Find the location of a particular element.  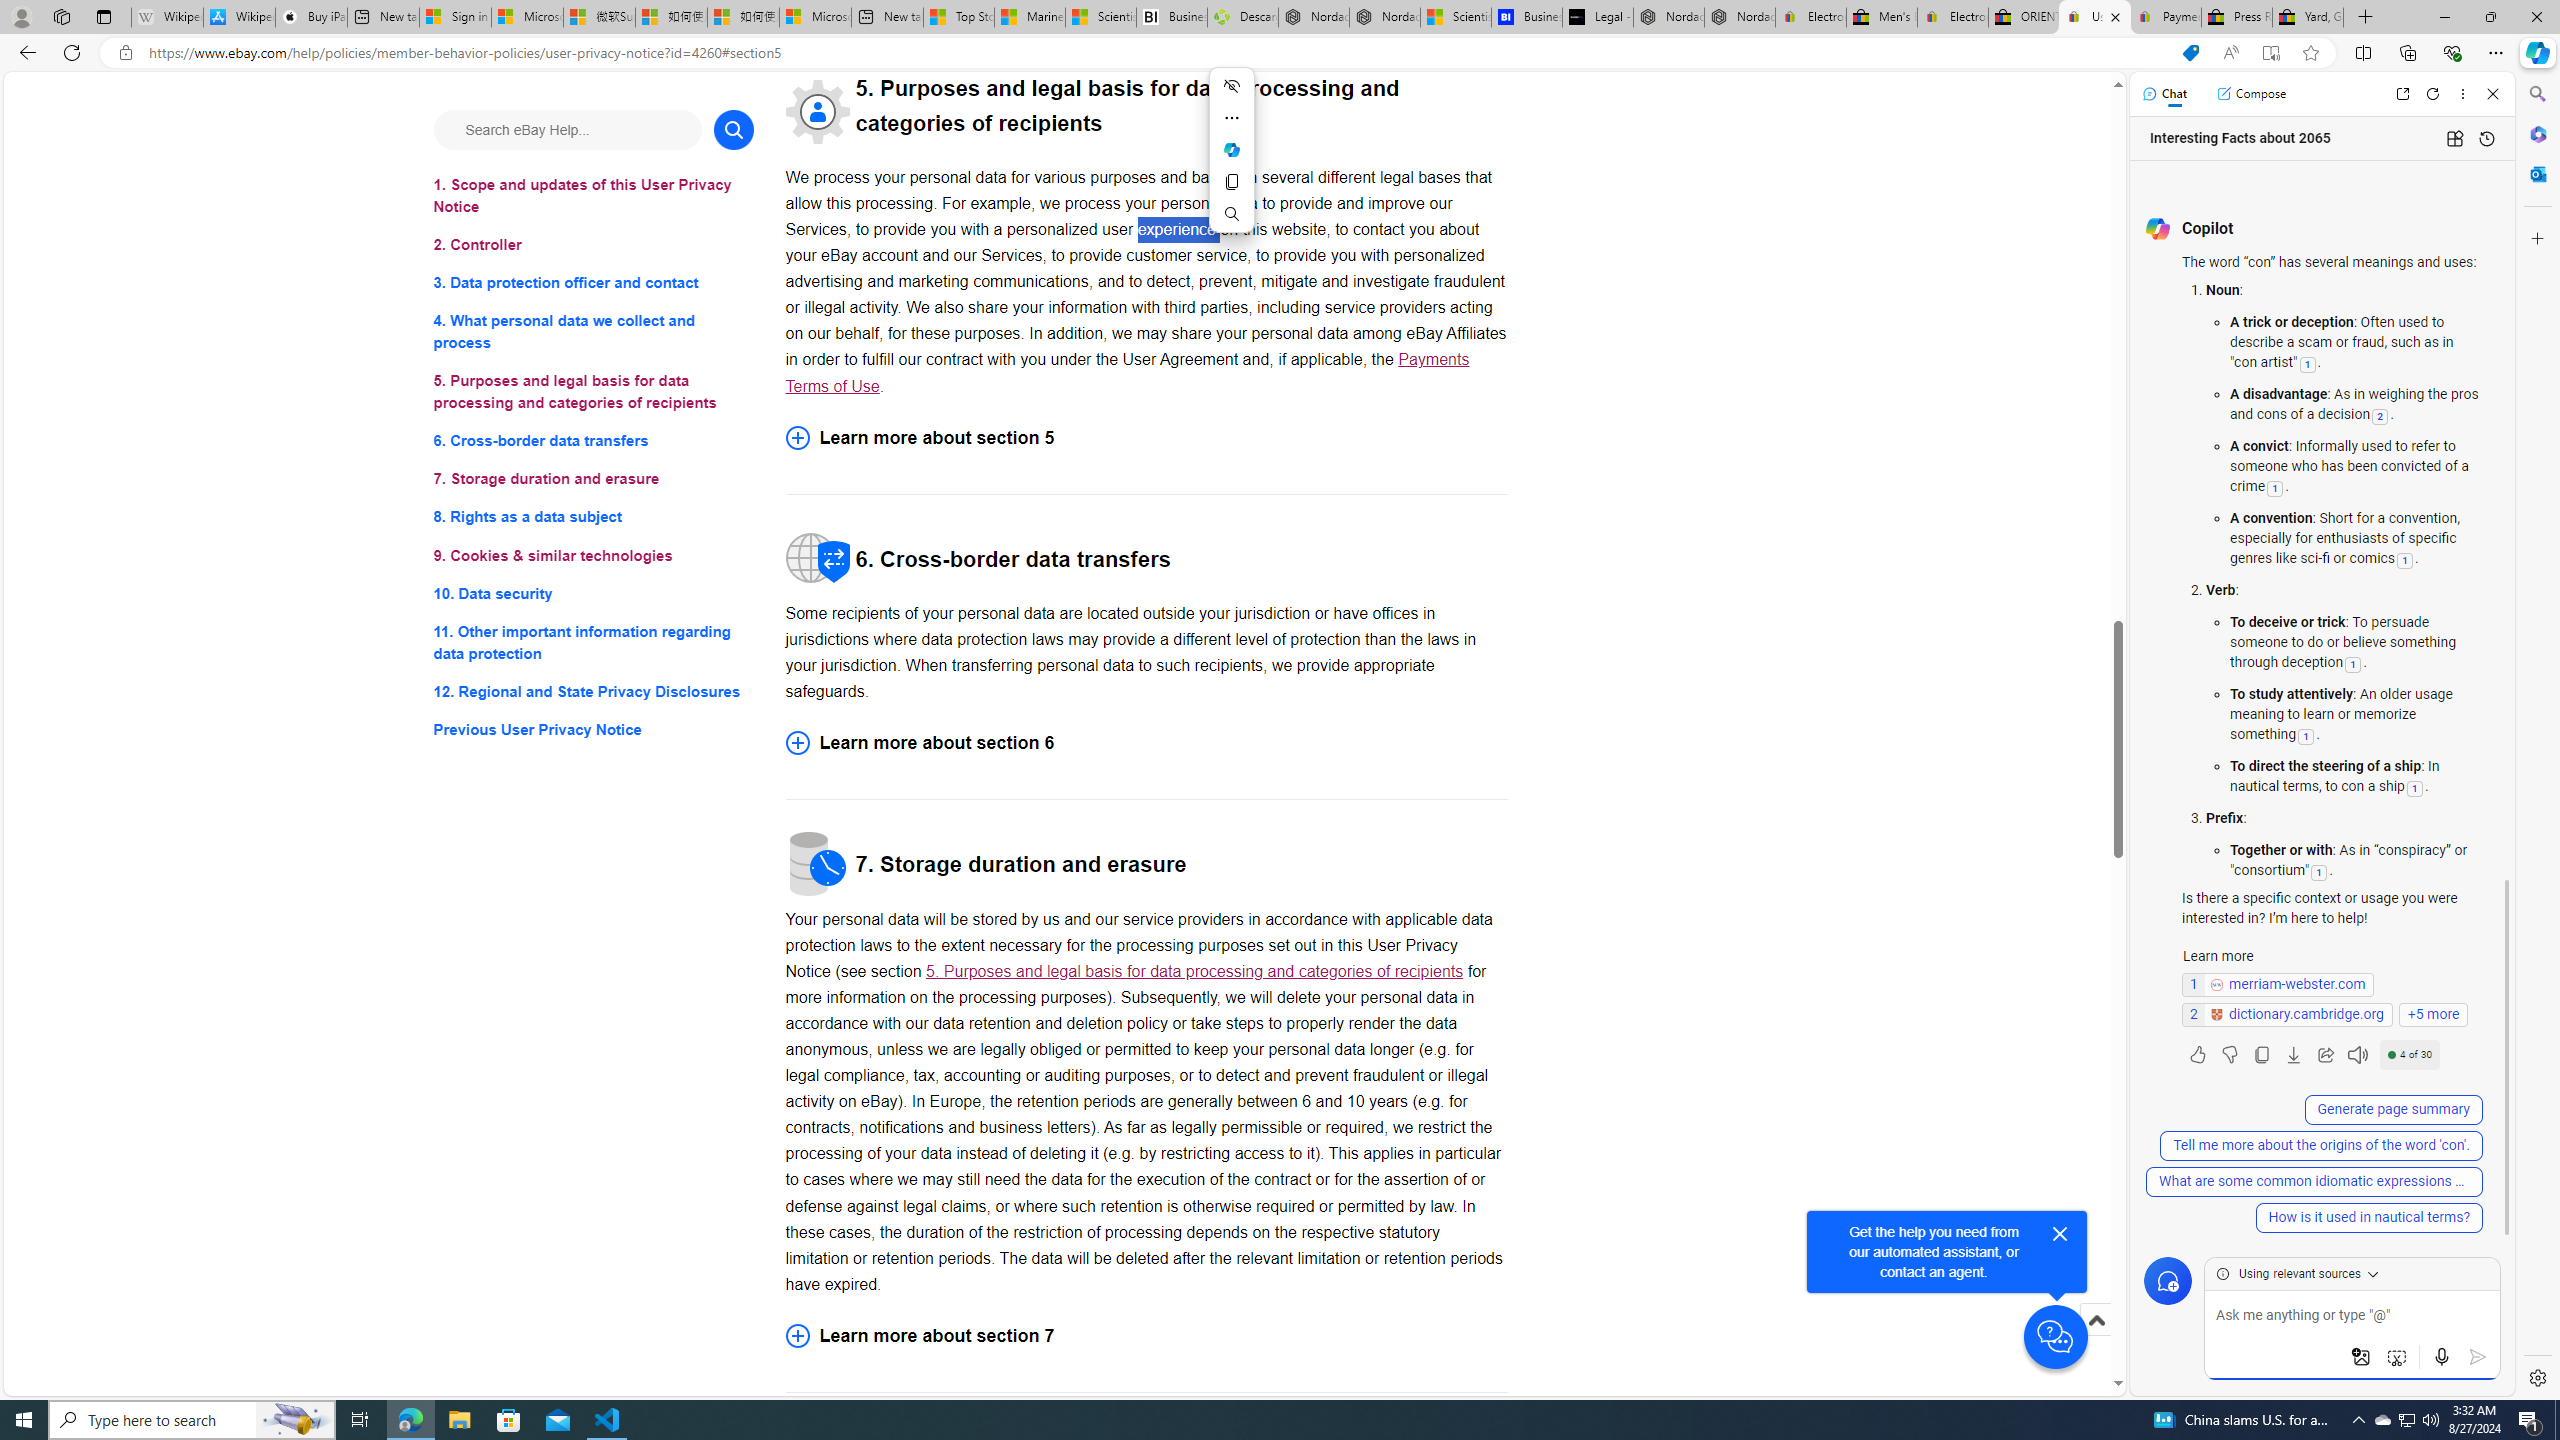

'Compose' is located at coordinates (2250, 92).